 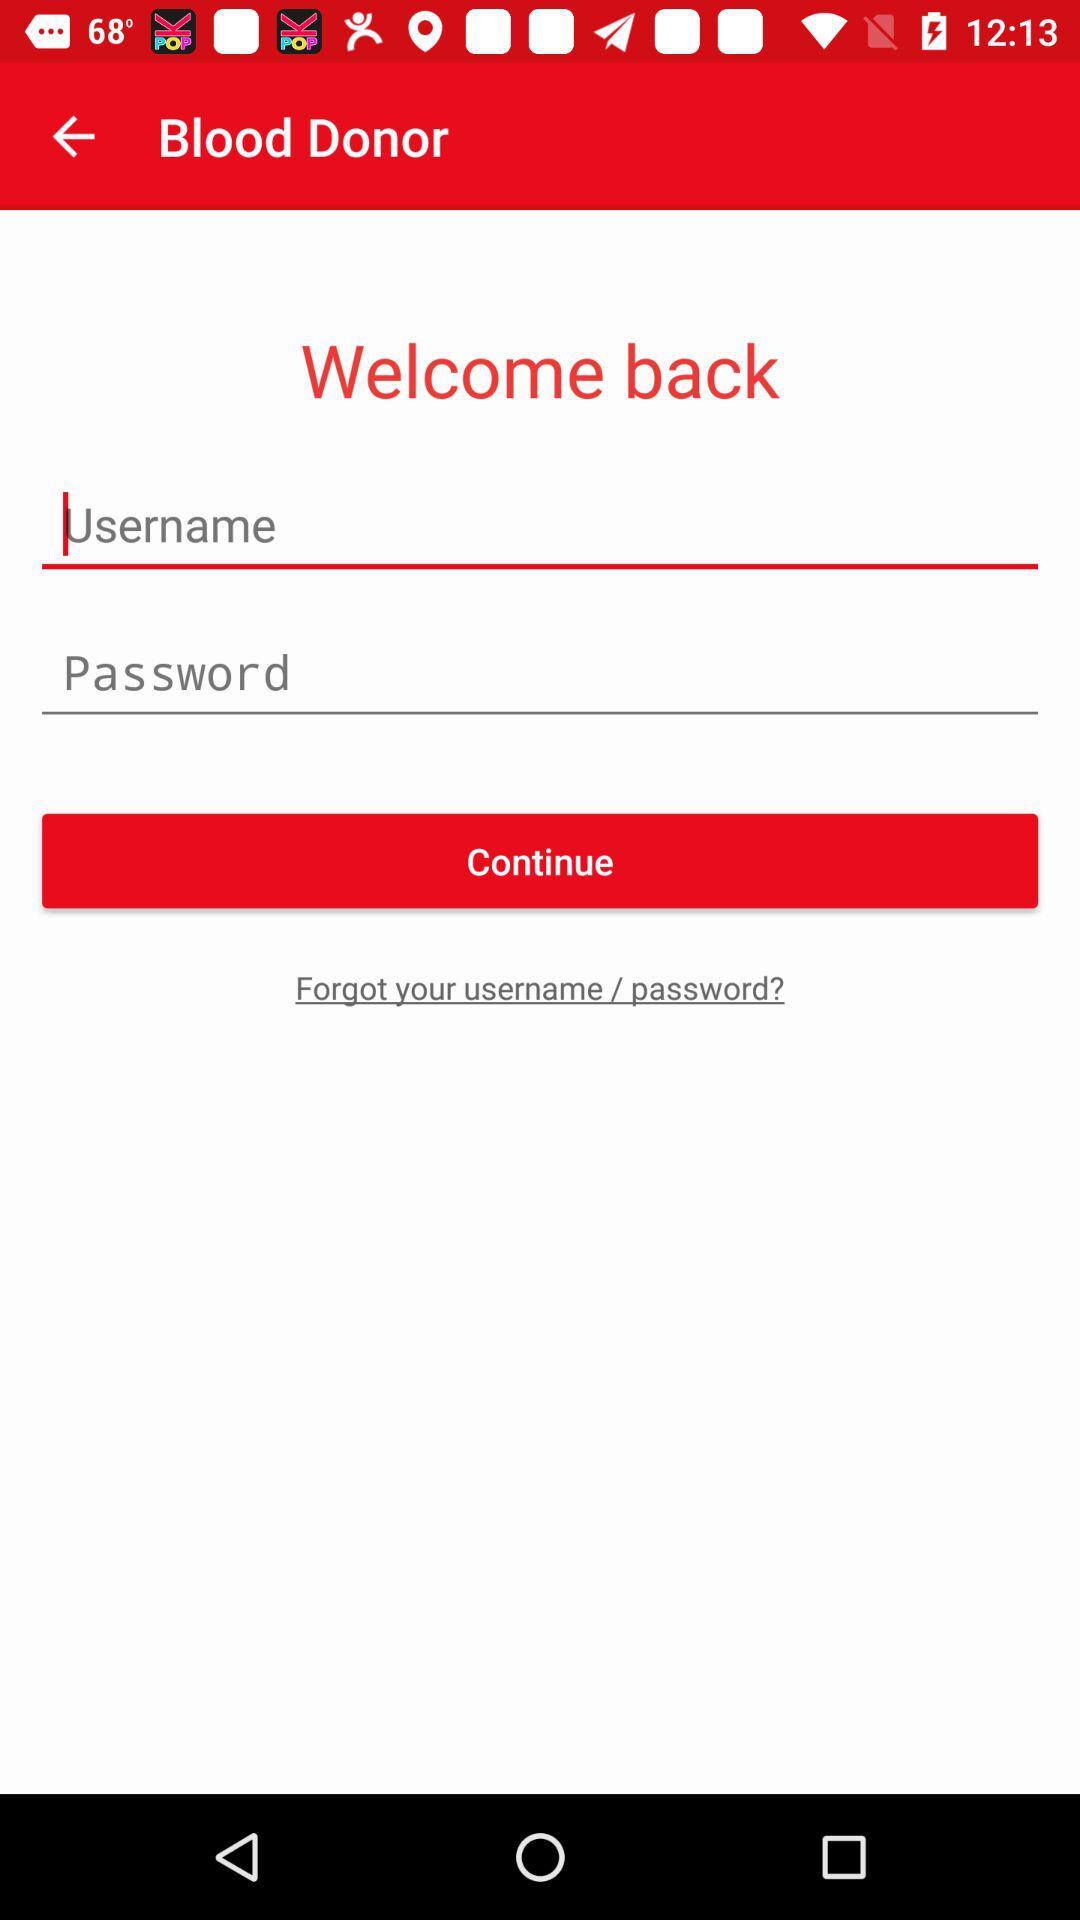 I want to click on the item above welcome back icon, so click(x=72, y=135).